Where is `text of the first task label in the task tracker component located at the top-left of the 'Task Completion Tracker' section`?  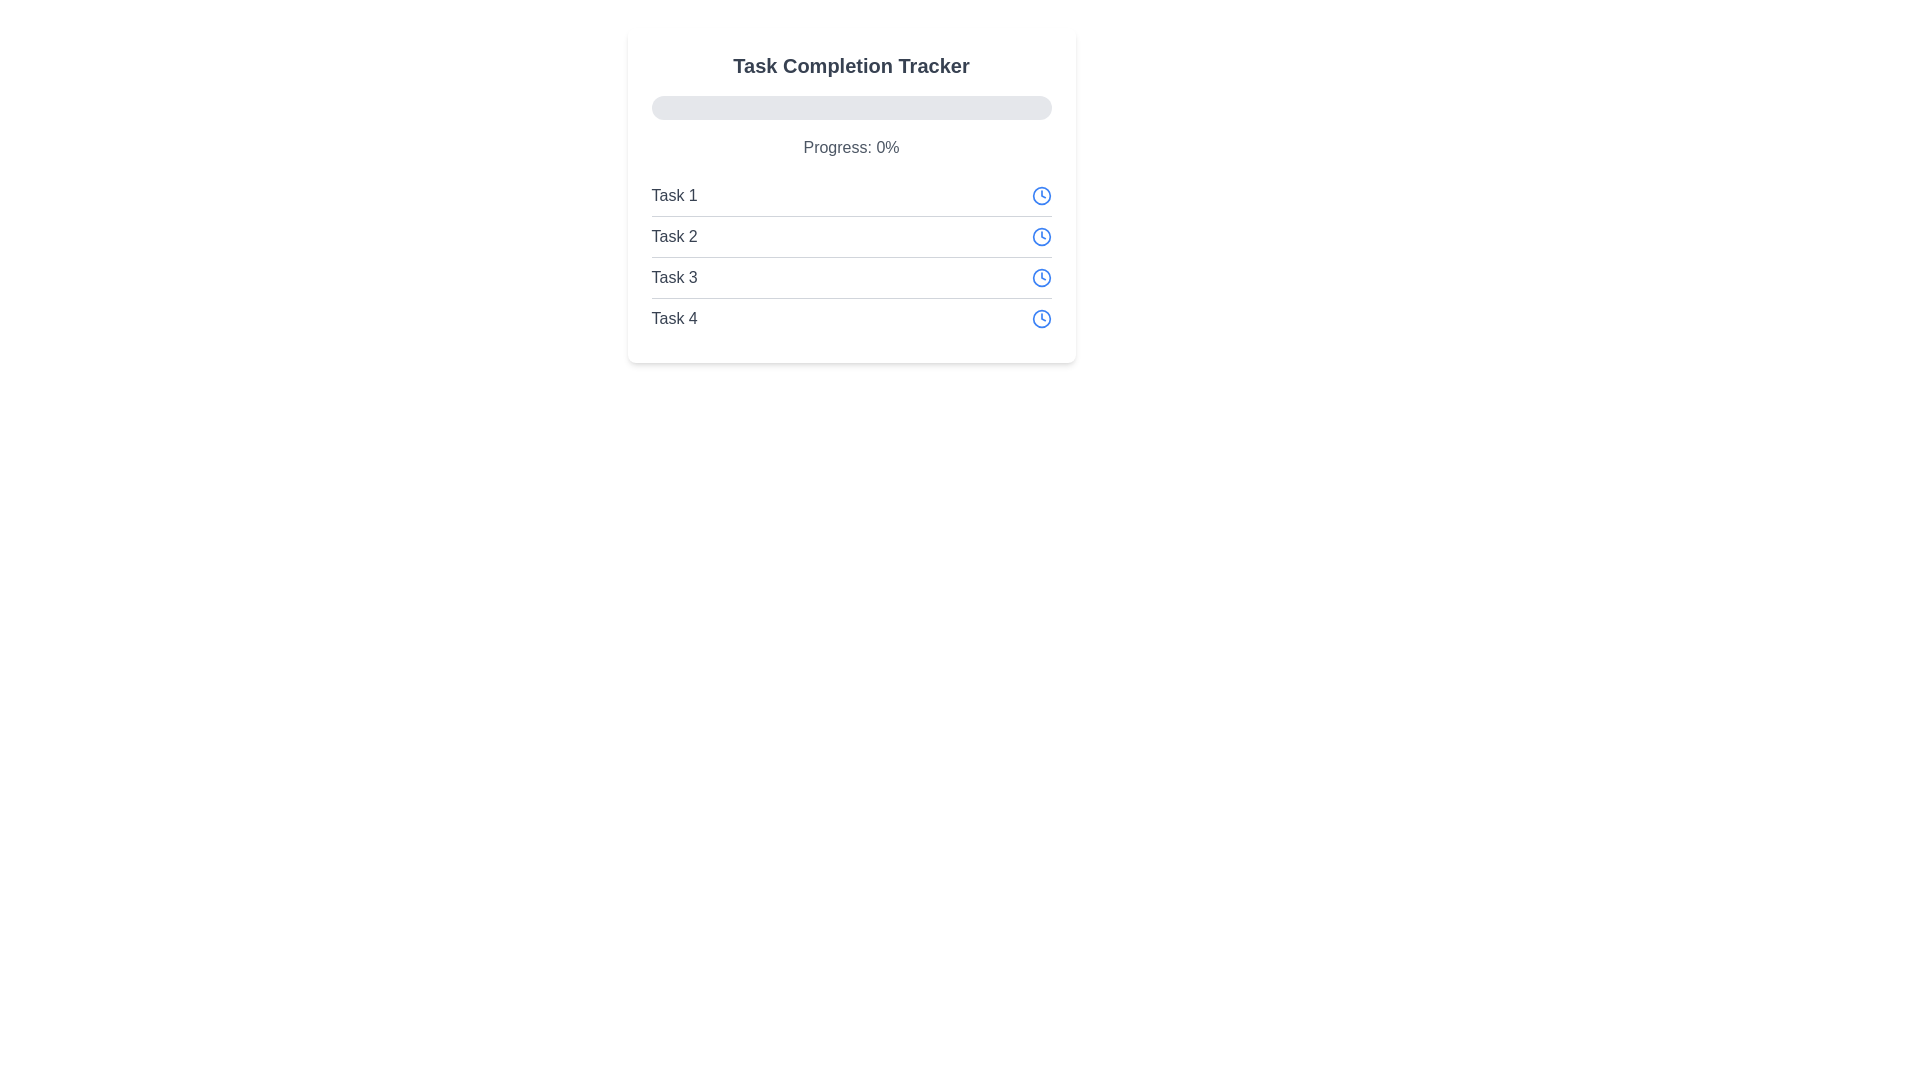 text of the first task label in the task tracker component located at the top-left of the 'Task Completion Tracker' section is located at coordinates (674, 196).